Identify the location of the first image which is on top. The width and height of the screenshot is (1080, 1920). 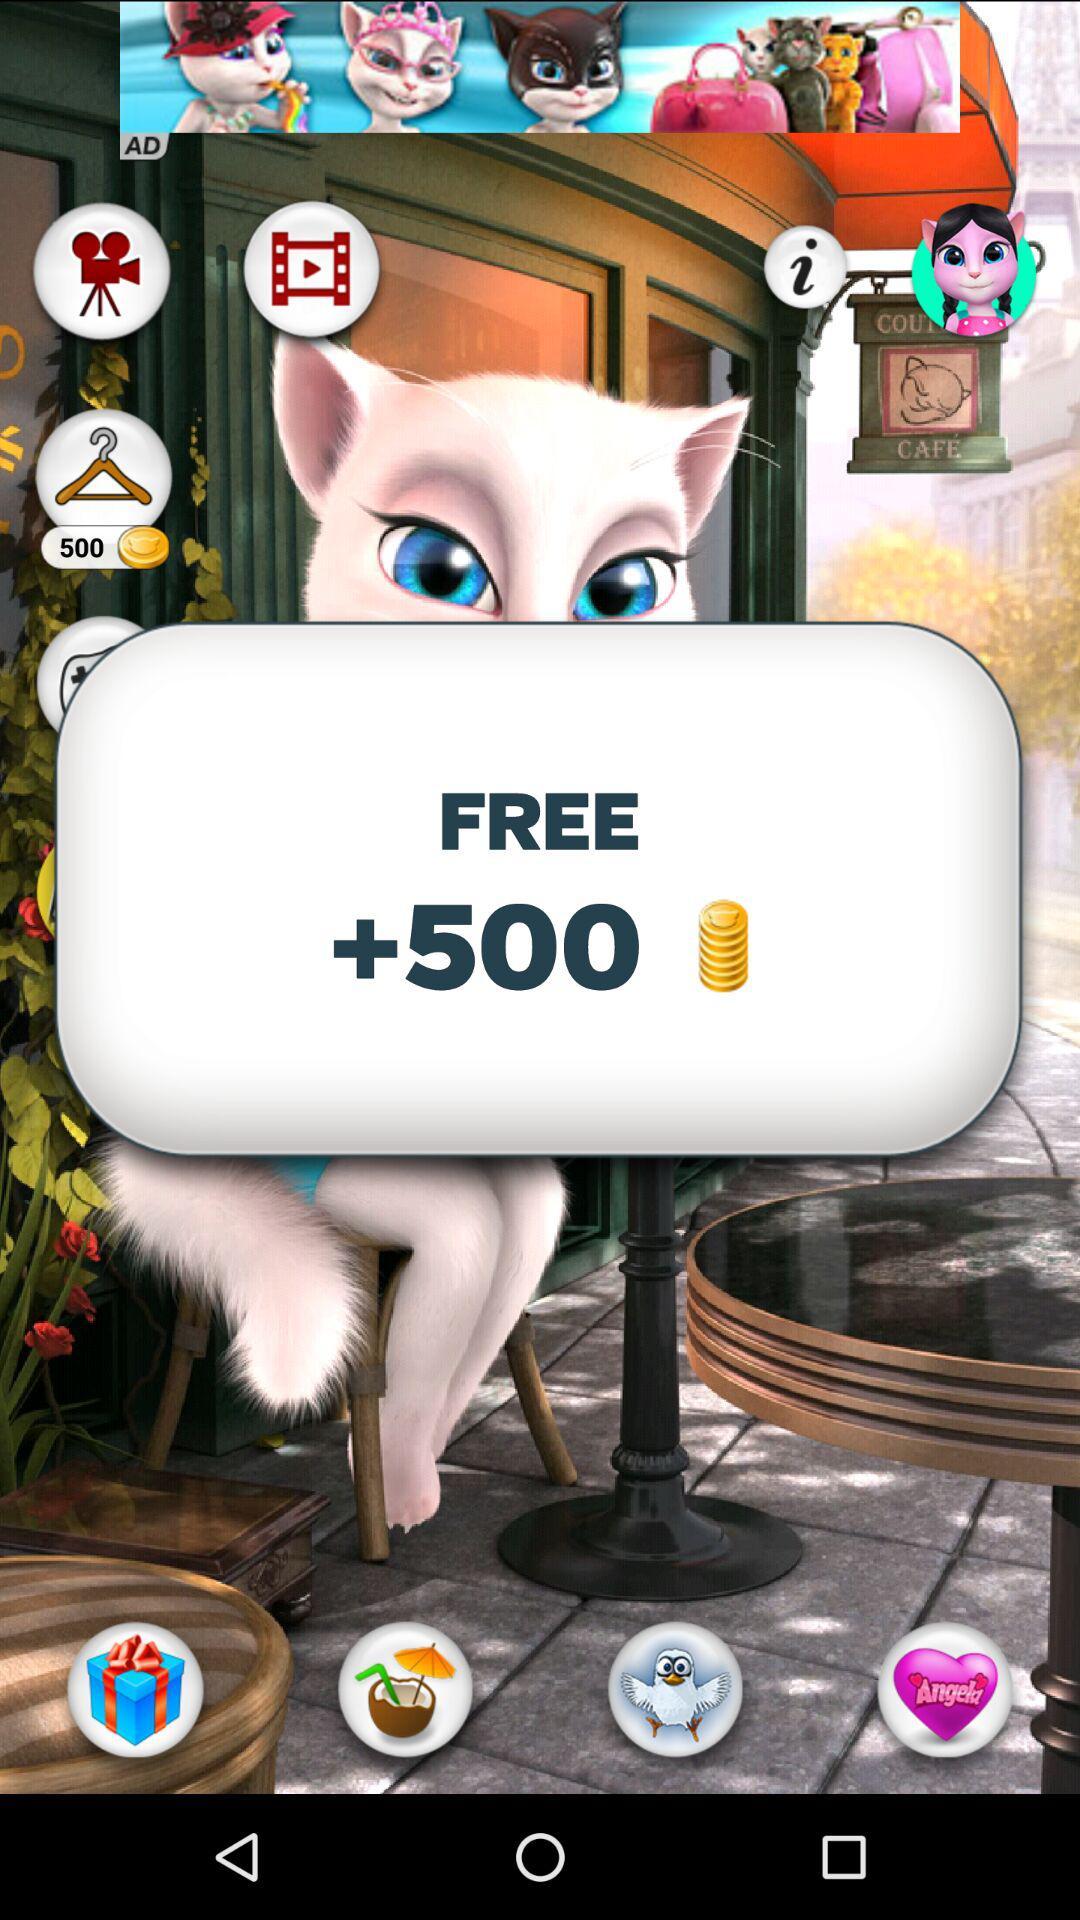
(540, 67).